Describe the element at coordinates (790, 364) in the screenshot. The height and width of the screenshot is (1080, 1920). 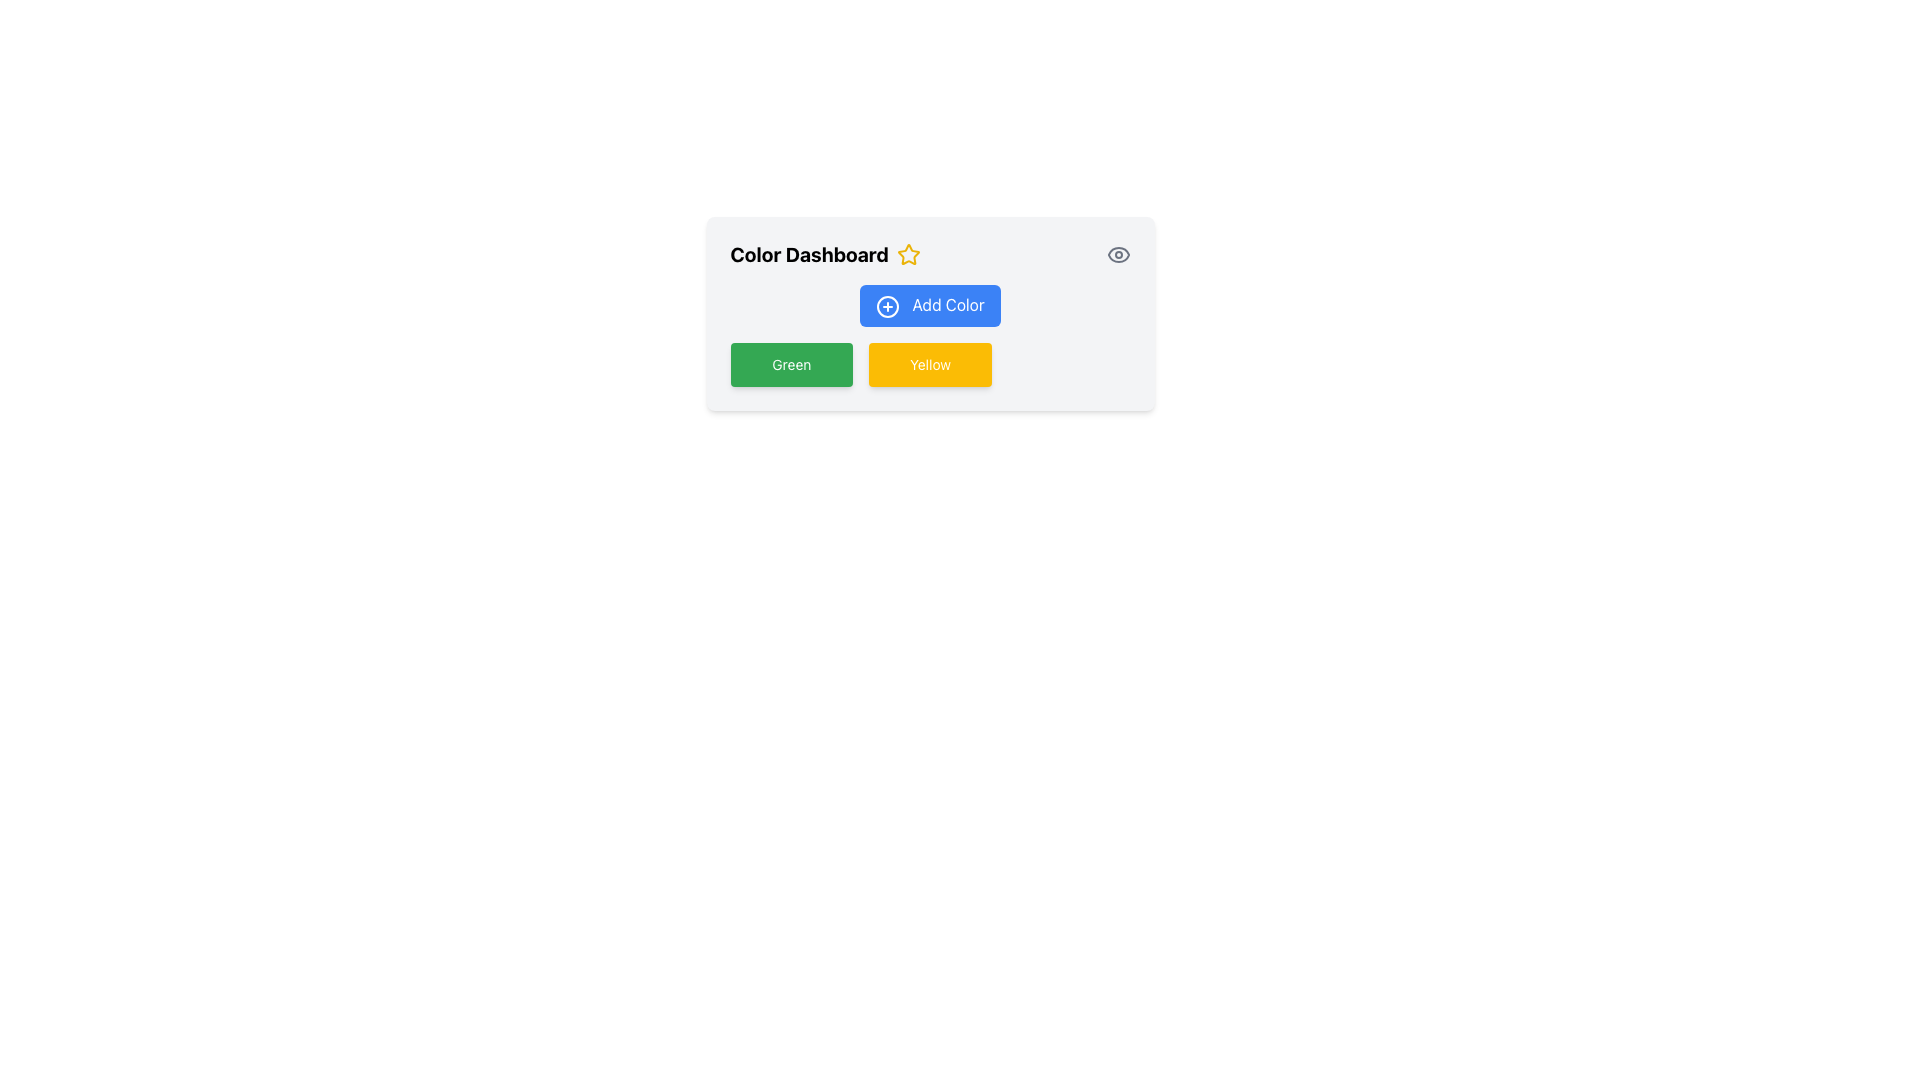
I see `the green color selection button located in the bottom-left section of the 'Color Dashboard', which is positioned directly to the left of the yellow button` at that location.